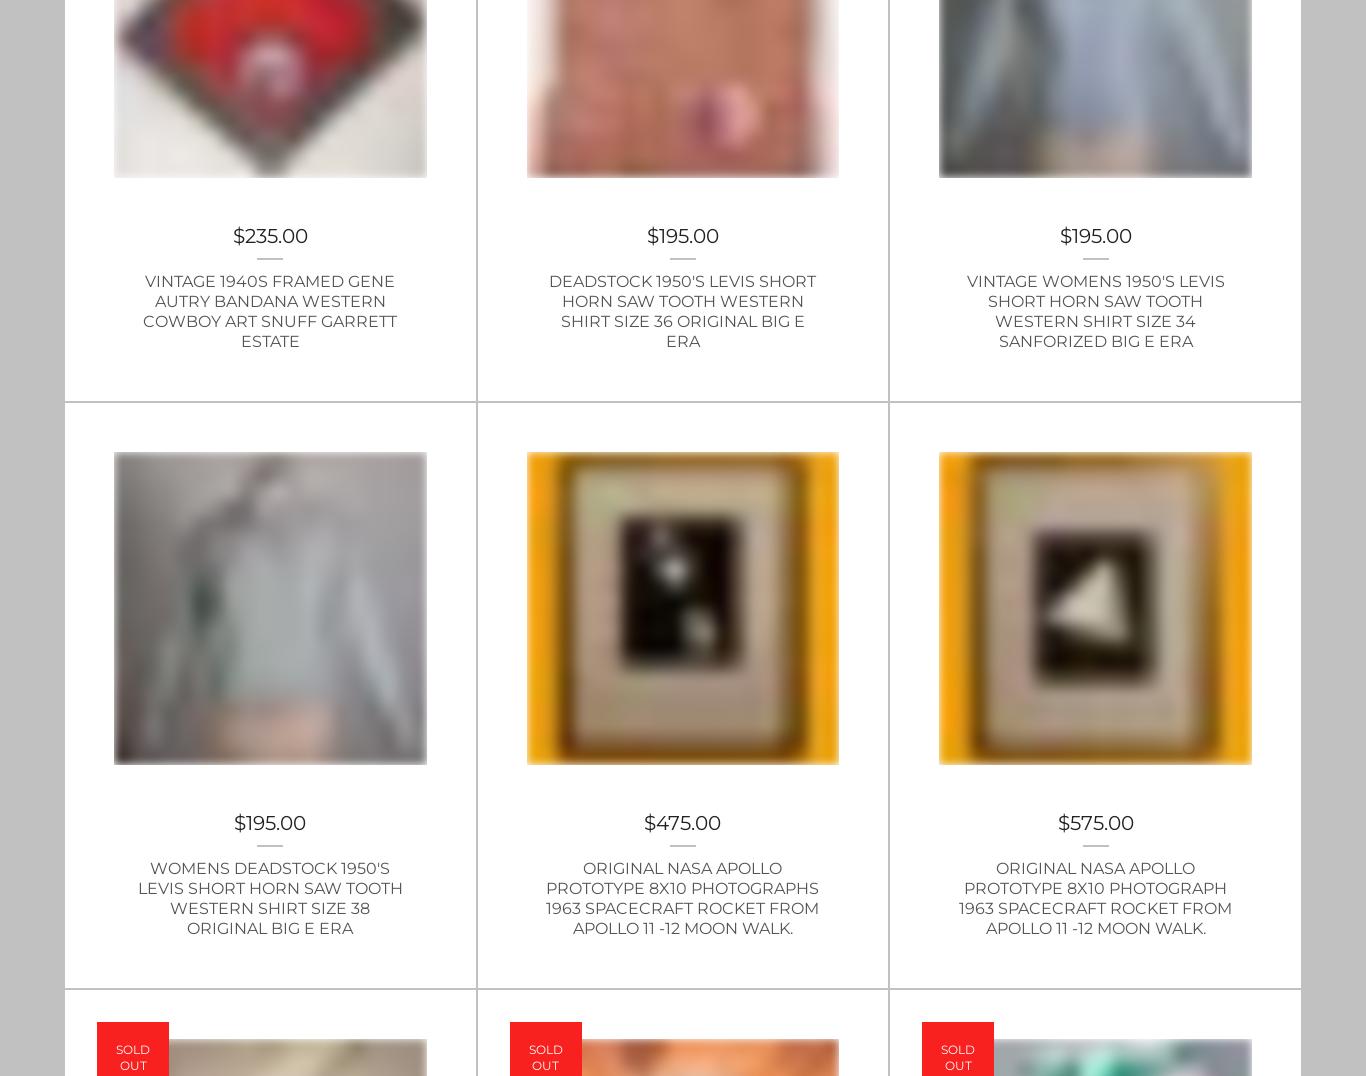 Image resolution: width=1366 pixels, height=1076 pixels. What do you see at coordinates (1094, 897) in the screenshot?
I see `'Original Nasa Apollo Prototype 8X10 photograph 1963 Spacecraft Rocket from Apollo 11 -12 Moon walk.'` at bounding box center [1094, 897].